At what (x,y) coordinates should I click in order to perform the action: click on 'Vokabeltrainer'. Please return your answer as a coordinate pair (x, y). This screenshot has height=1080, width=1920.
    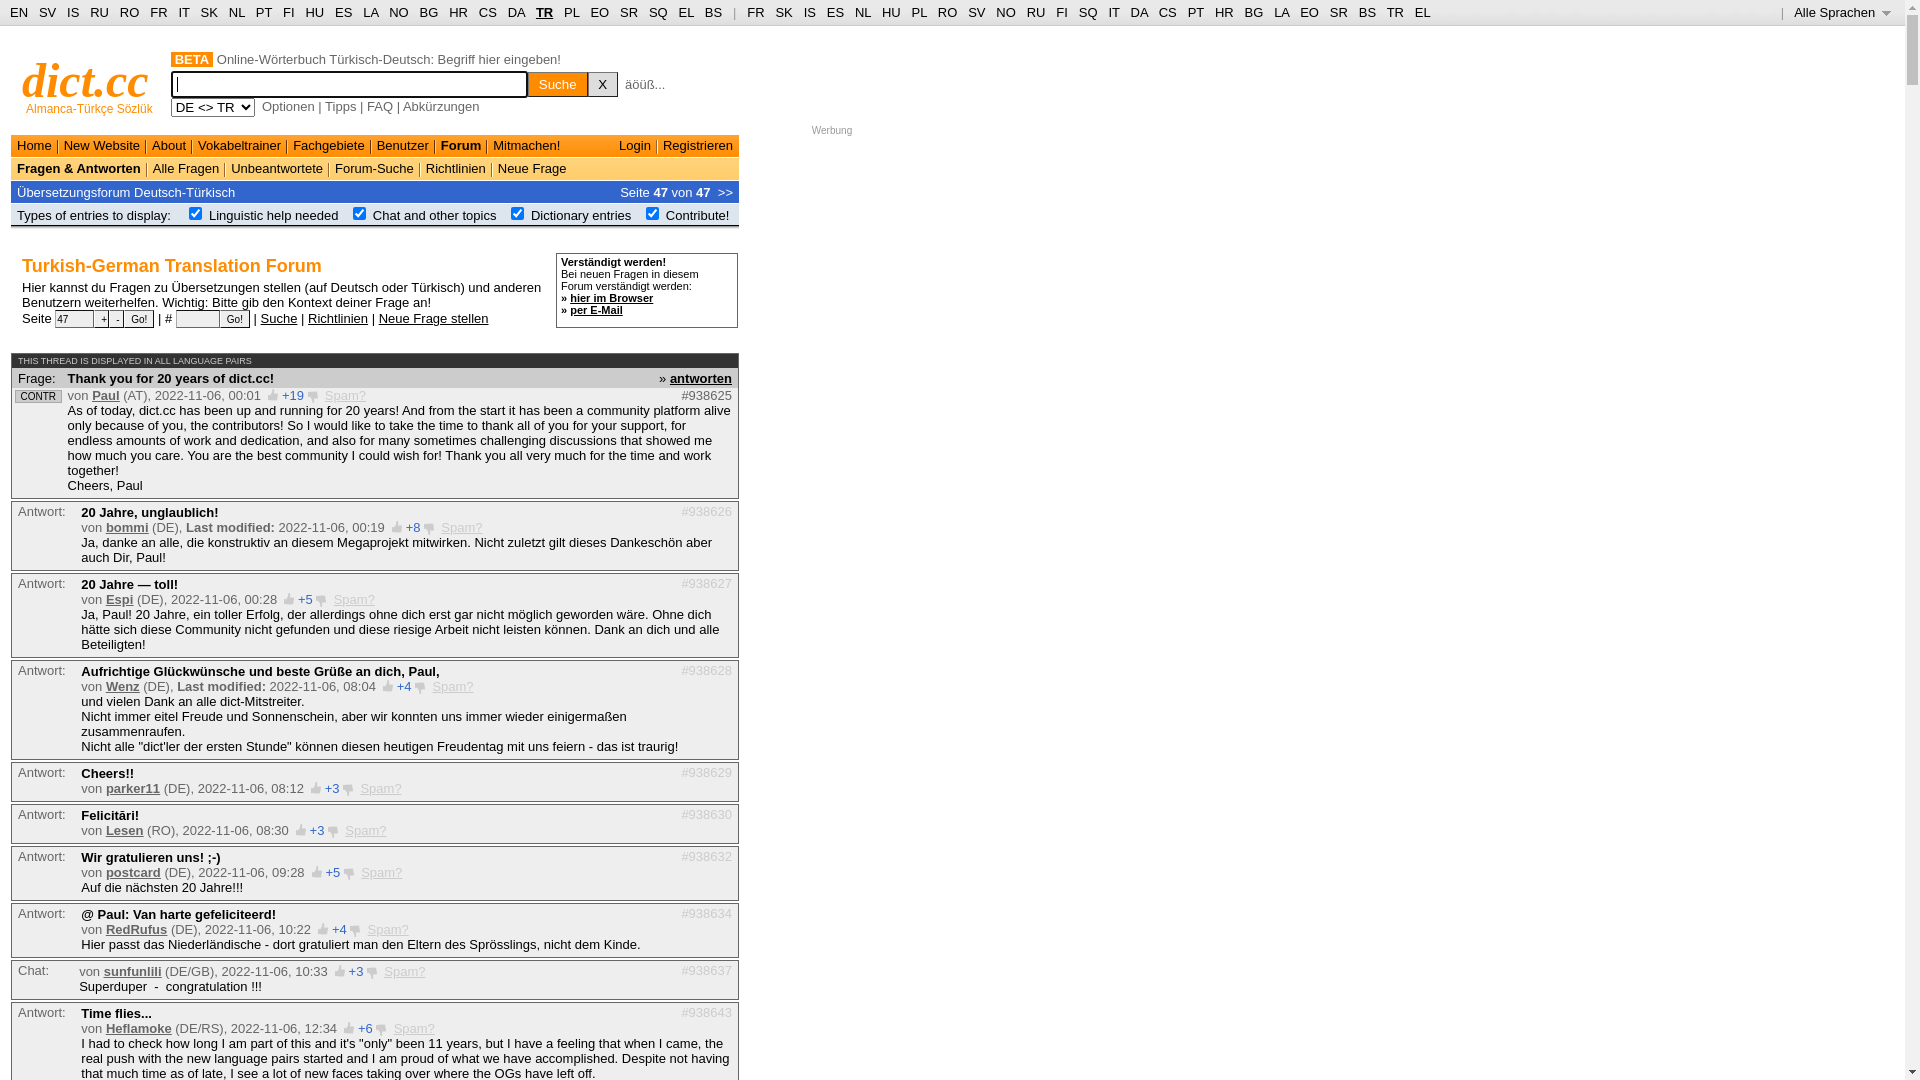
    Looking at the image, I should click on (239, 144).